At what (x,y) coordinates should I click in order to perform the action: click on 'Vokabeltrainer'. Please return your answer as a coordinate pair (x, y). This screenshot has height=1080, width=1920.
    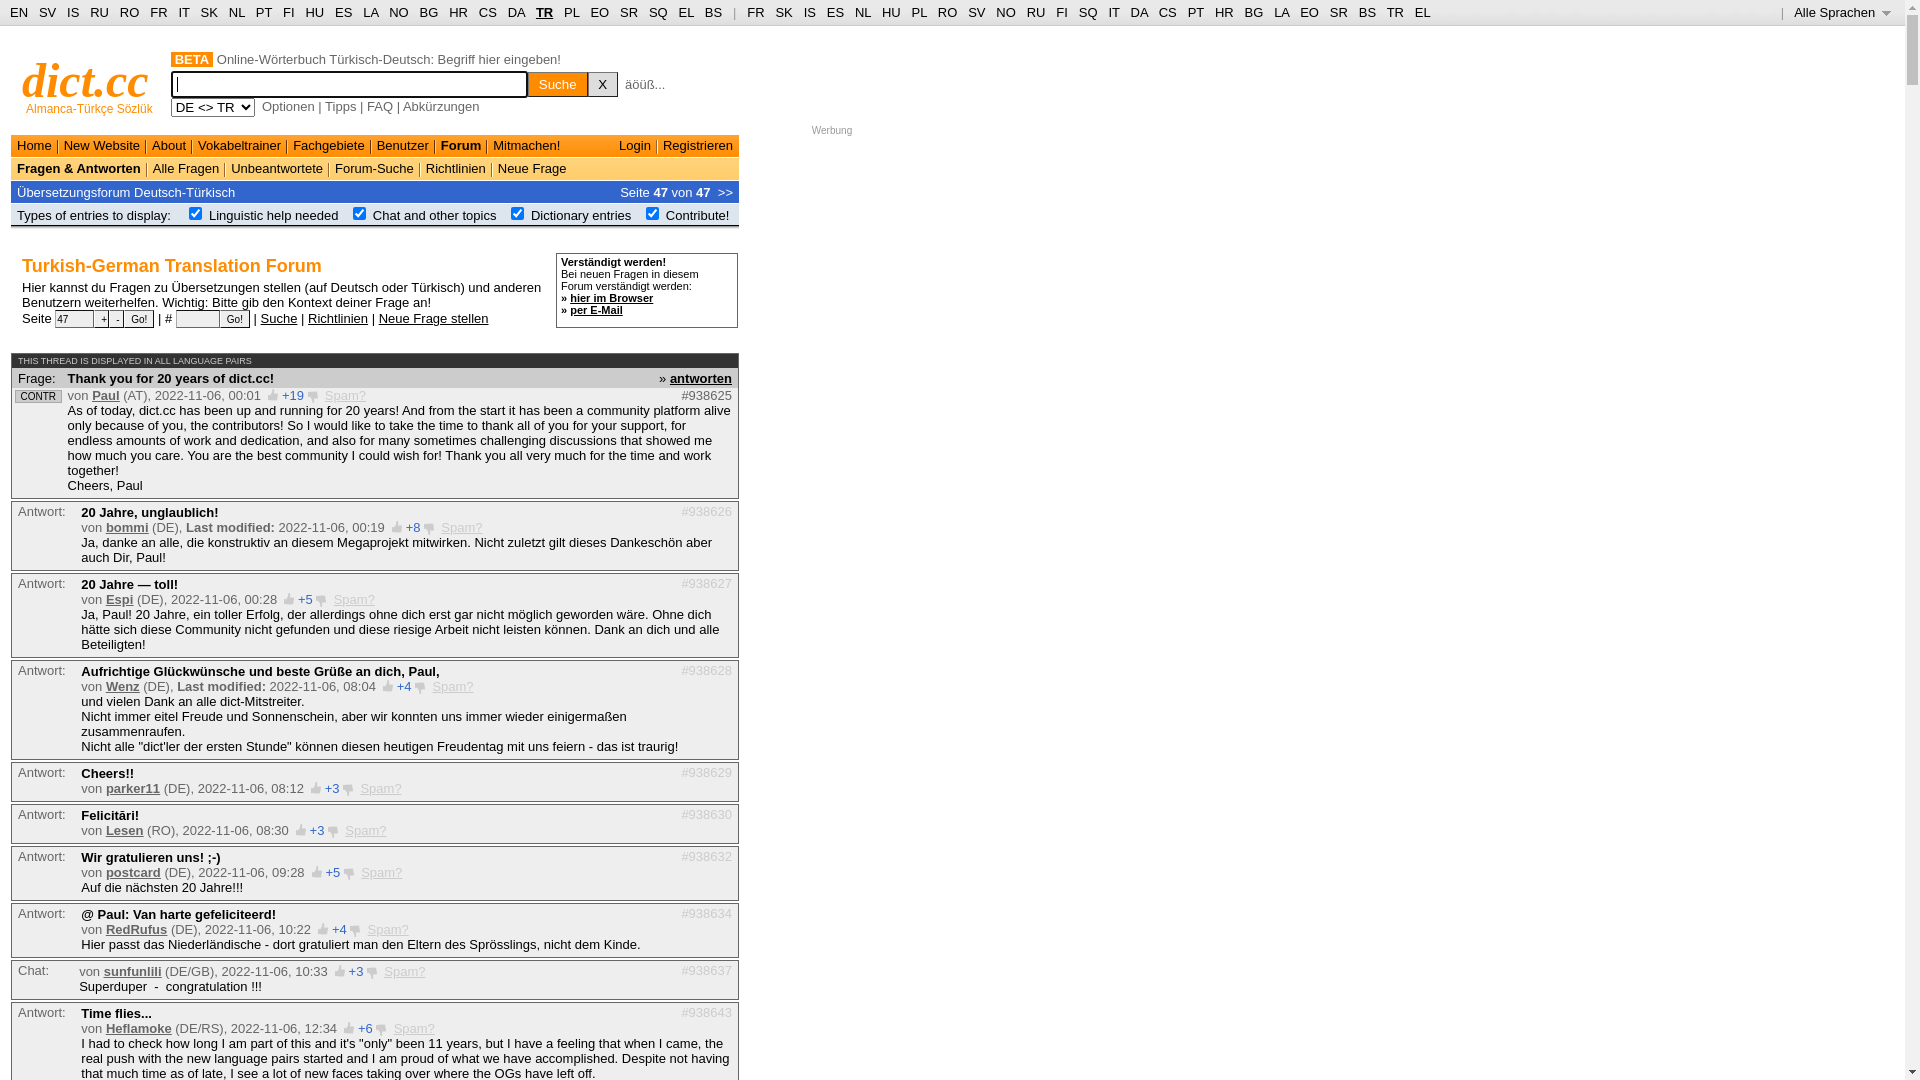
    Looking at the image, I should click on (239, 144).